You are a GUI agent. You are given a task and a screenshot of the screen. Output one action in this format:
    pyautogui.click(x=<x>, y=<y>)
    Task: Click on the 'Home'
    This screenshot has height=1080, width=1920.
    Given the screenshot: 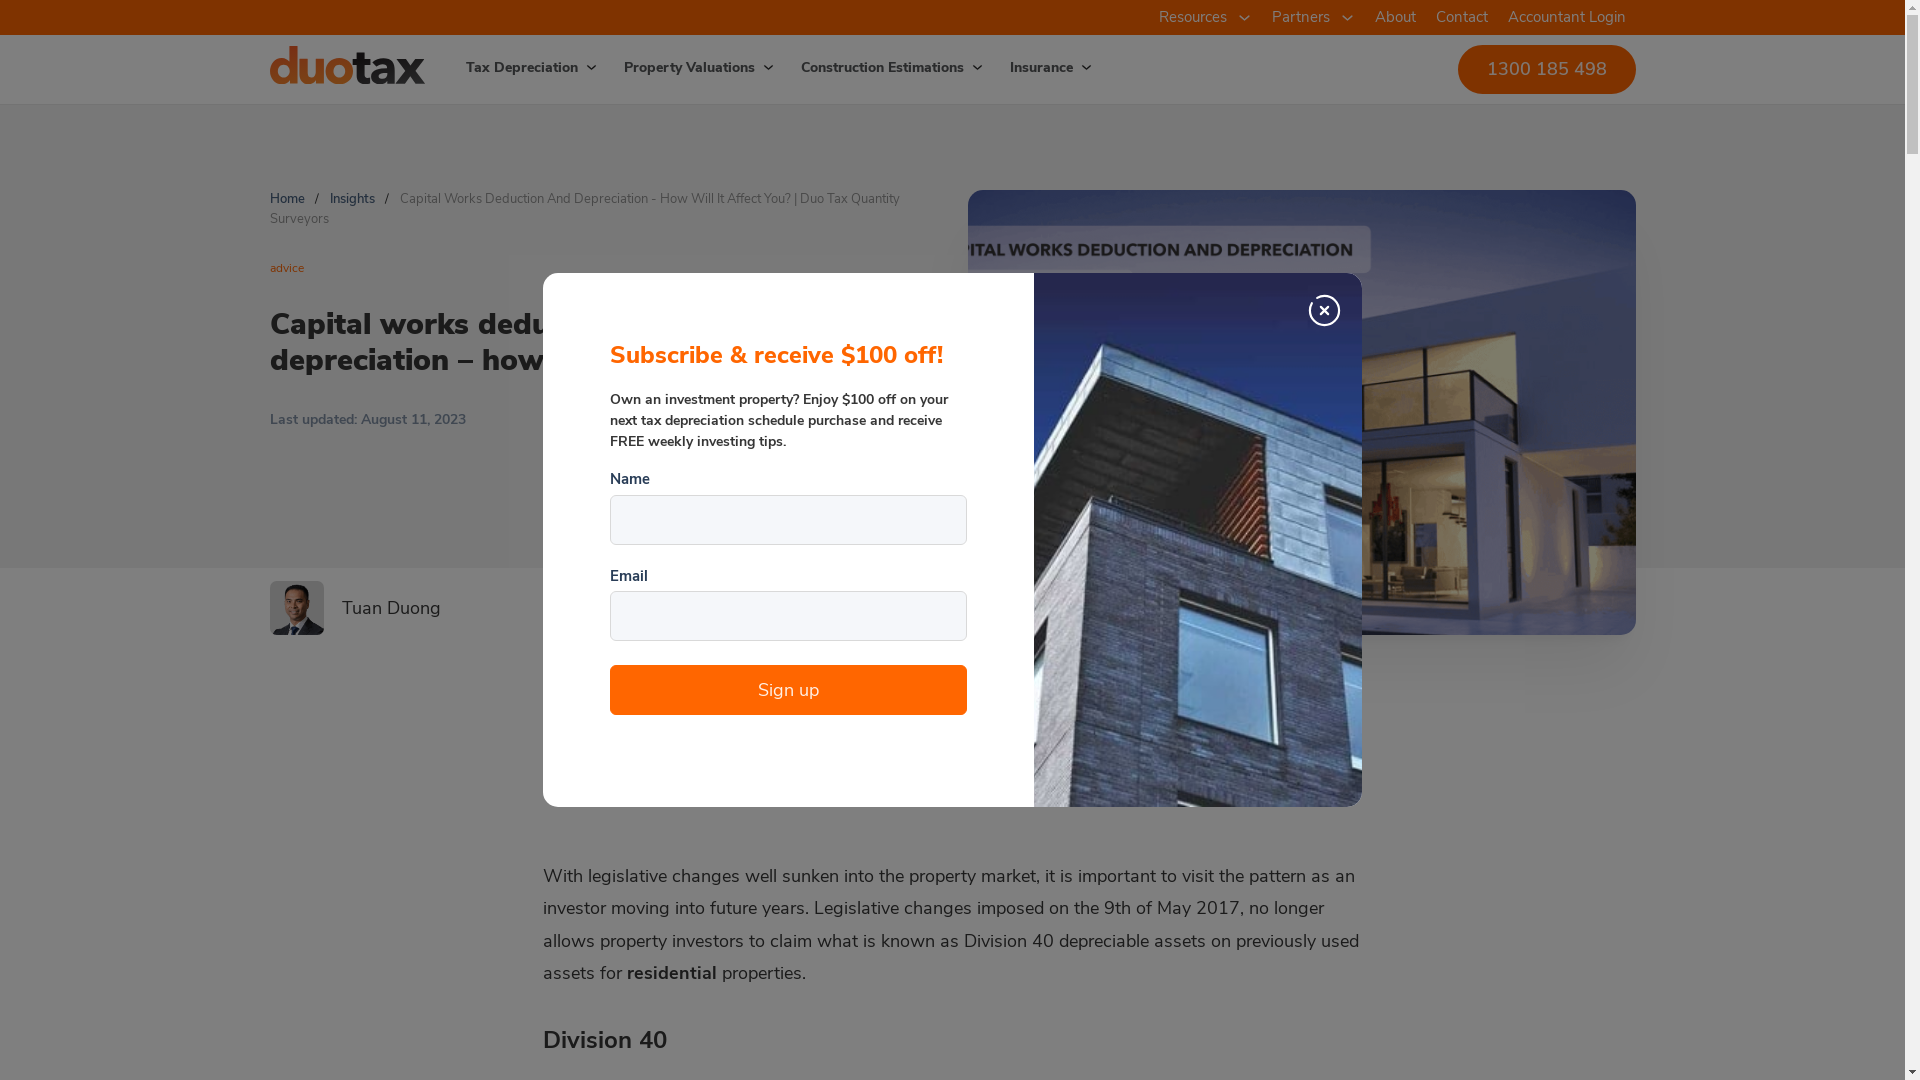 What is the action you would take?
    pyautogui.click(x=286, y=199)
    